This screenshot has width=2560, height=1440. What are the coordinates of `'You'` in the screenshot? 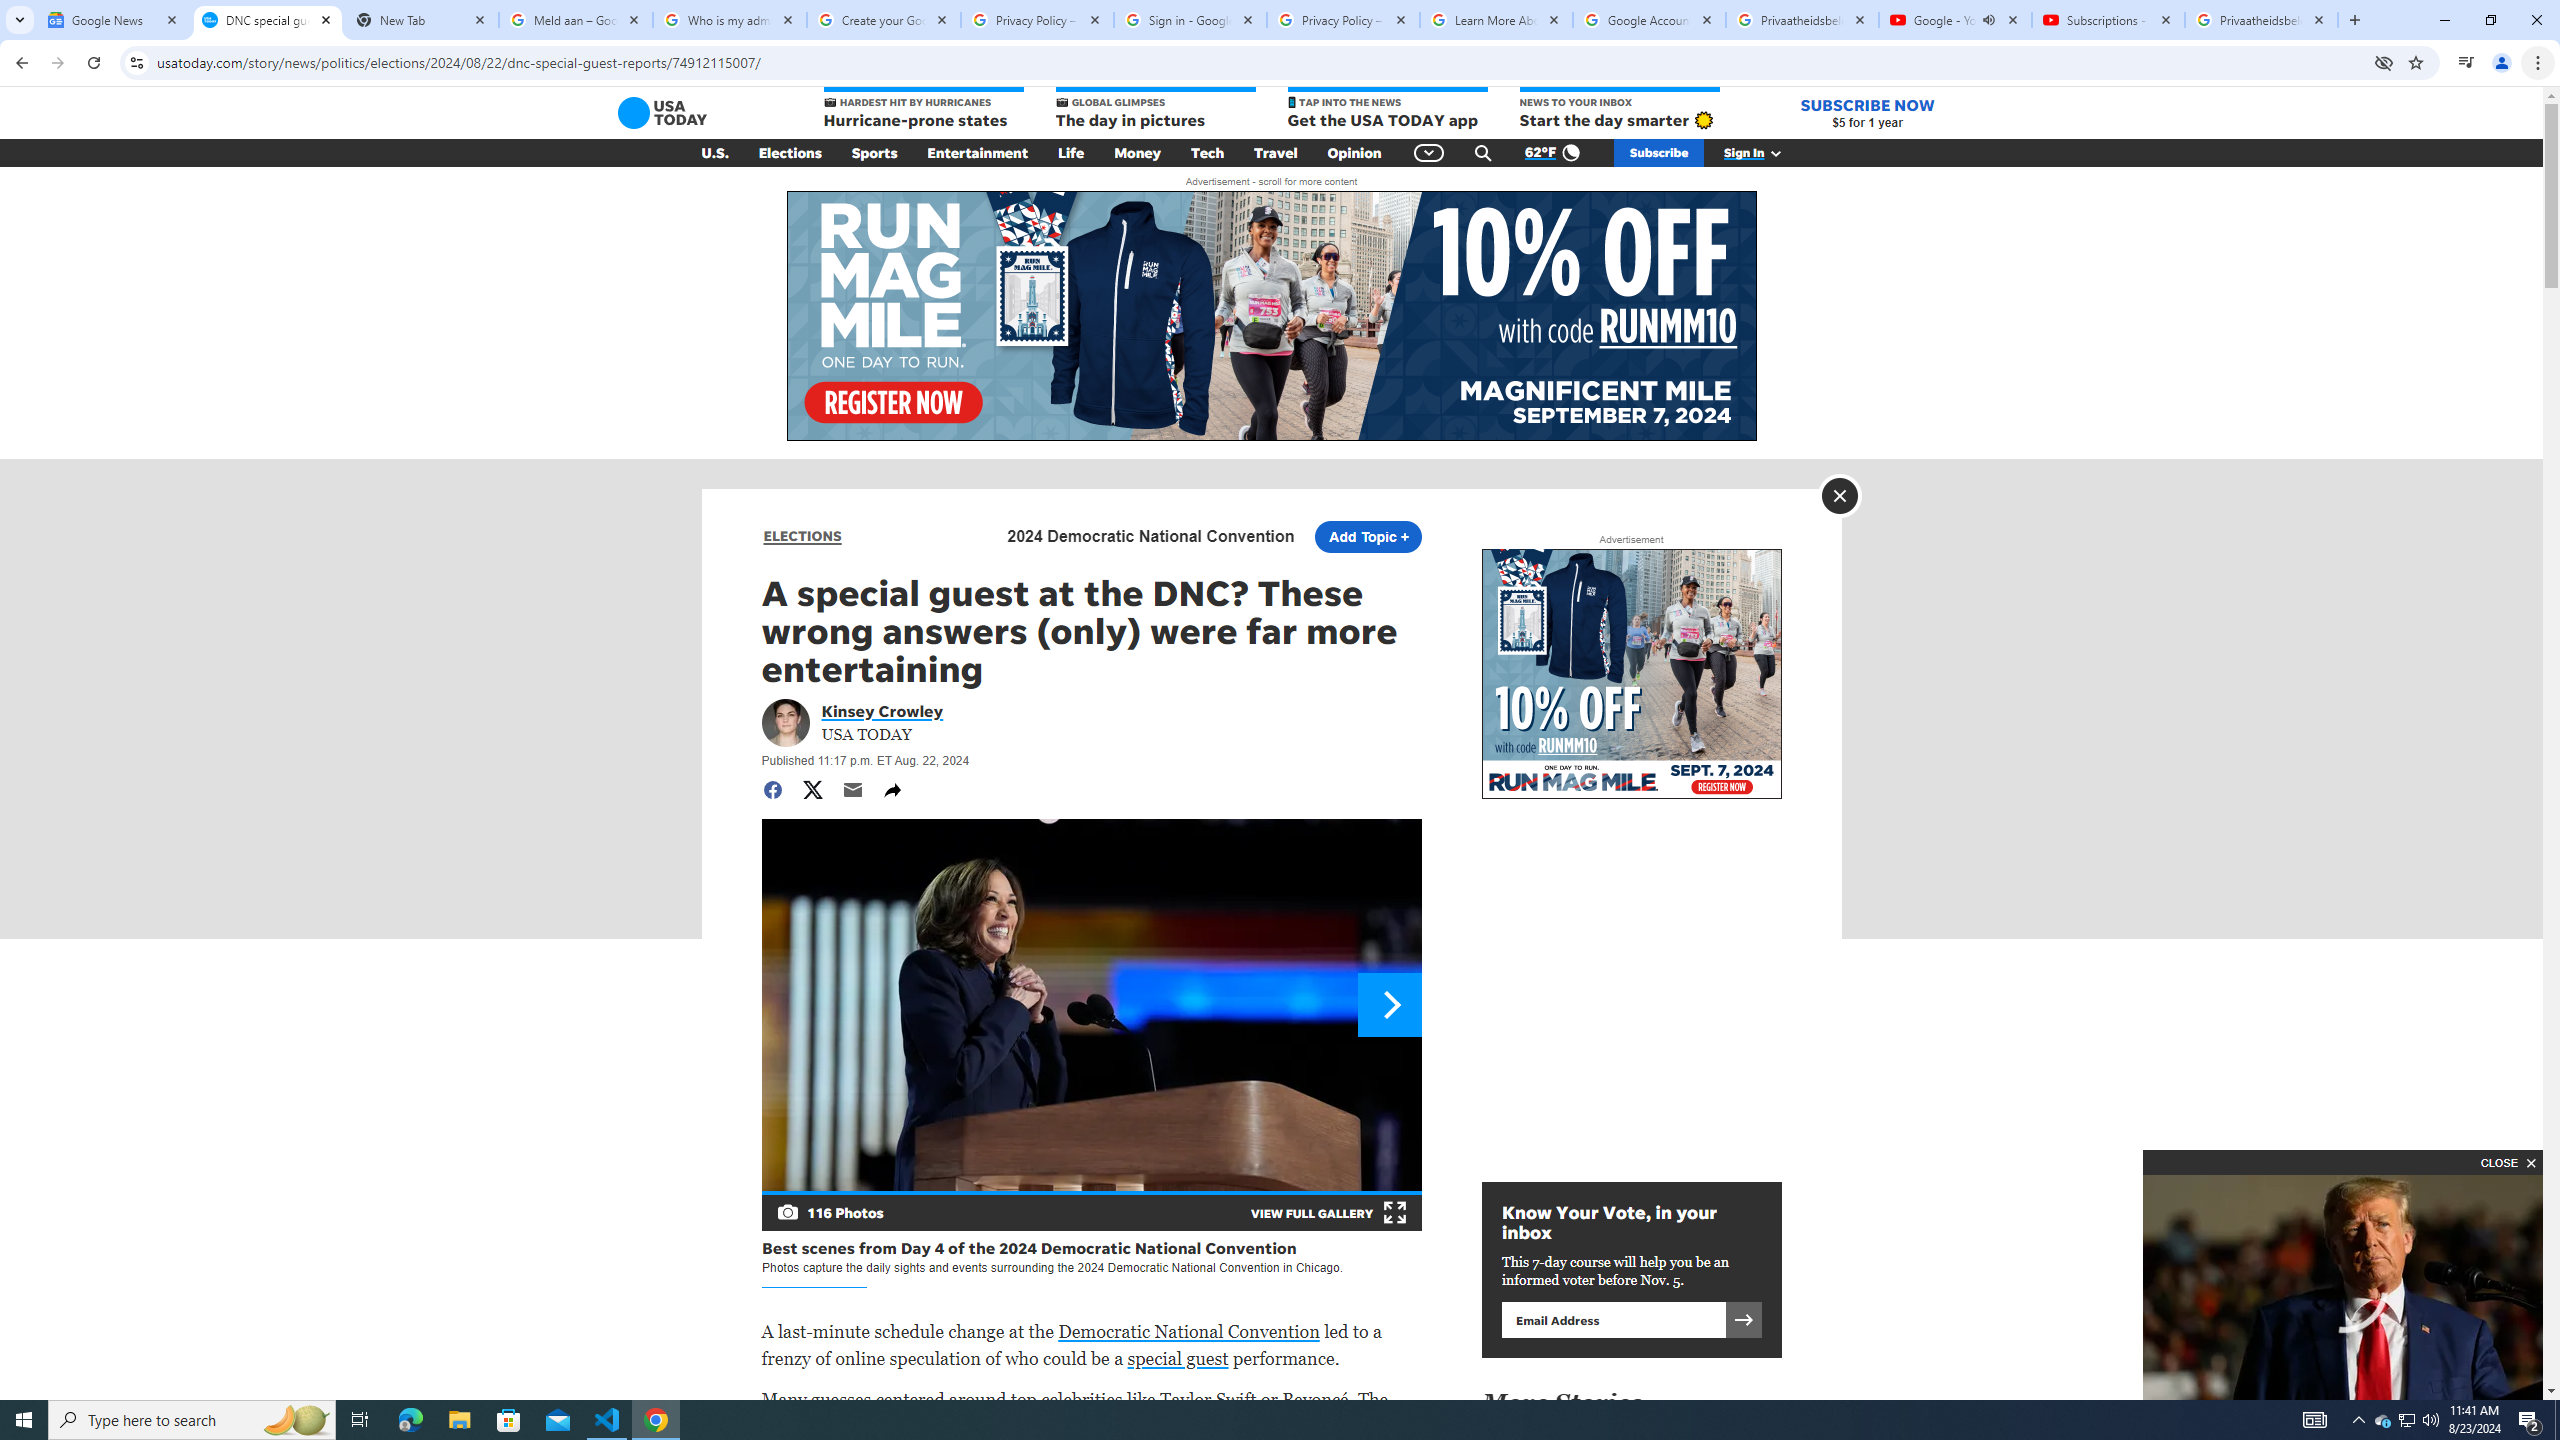 It's located at (2502, 62).